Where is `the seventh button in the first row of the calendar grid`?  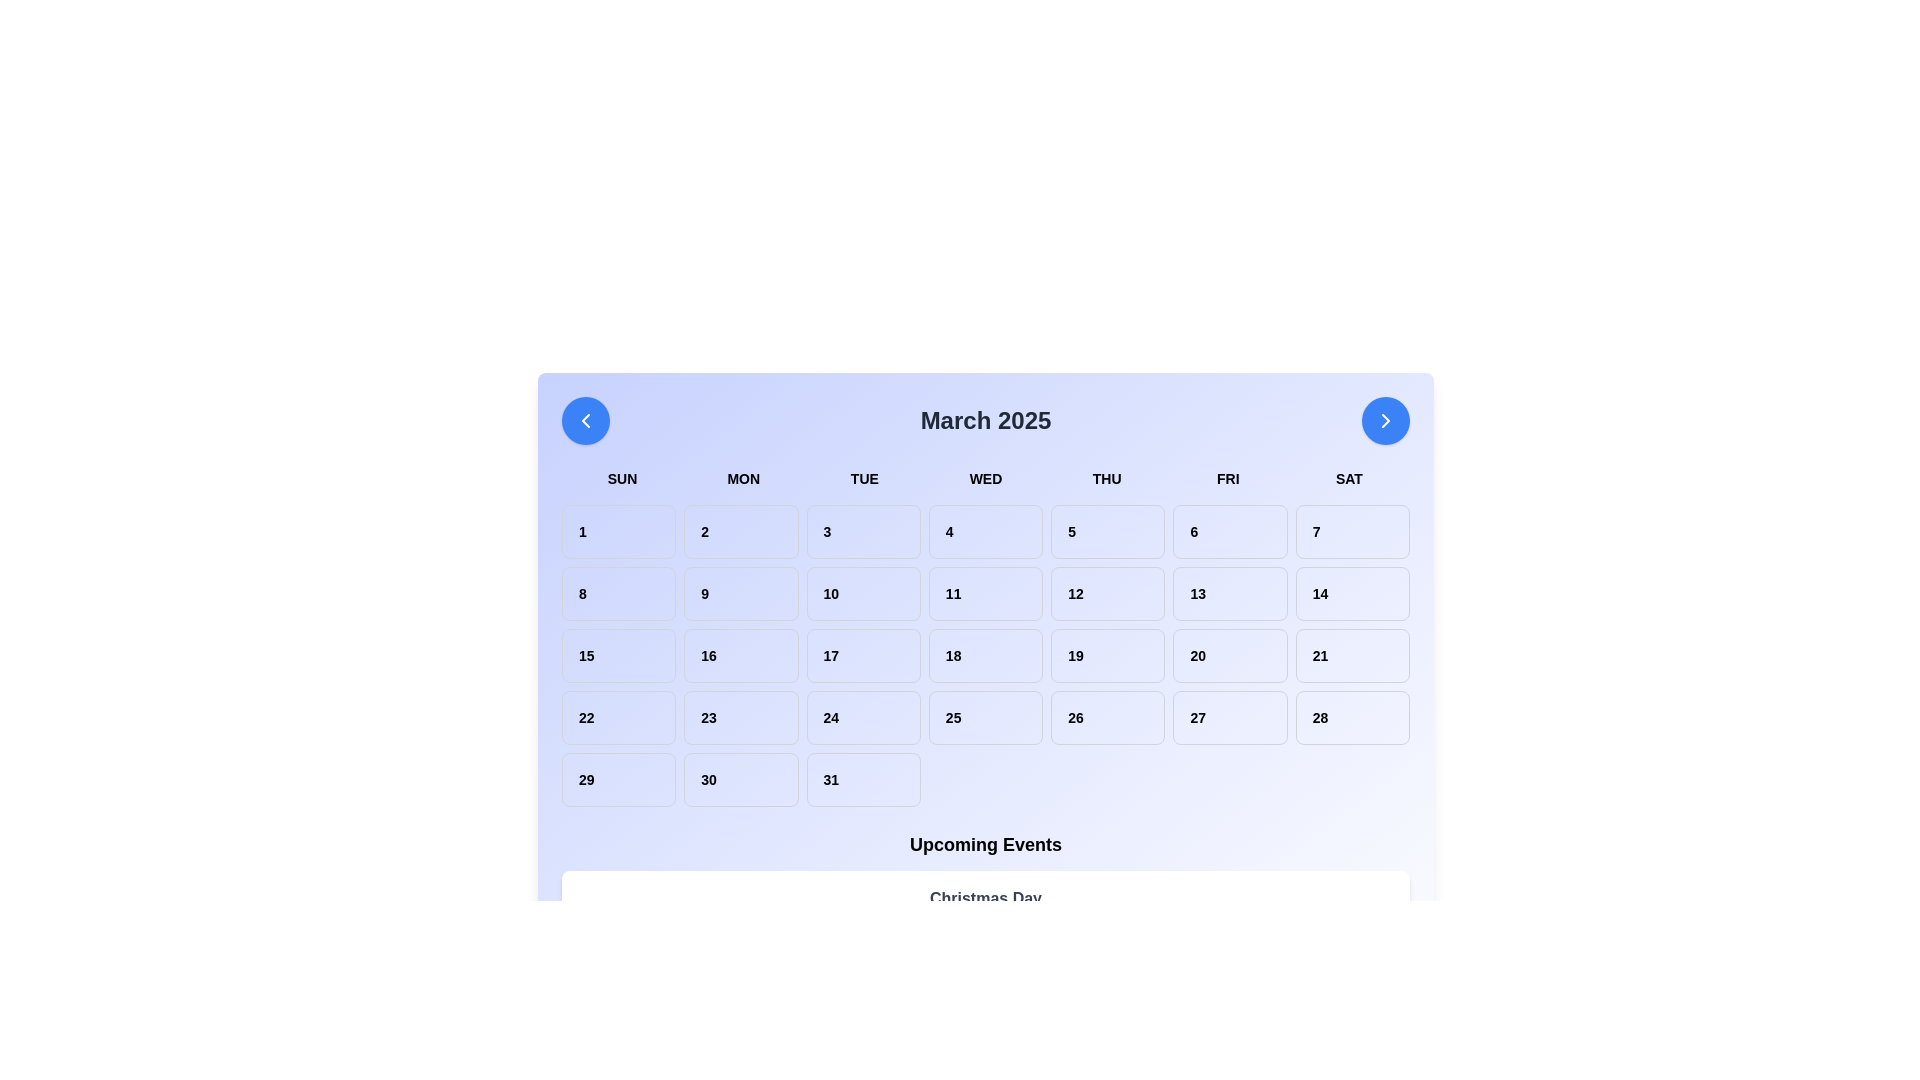
the seventh button in the first row of the calendar grid is located at coordinates (1352, 531).